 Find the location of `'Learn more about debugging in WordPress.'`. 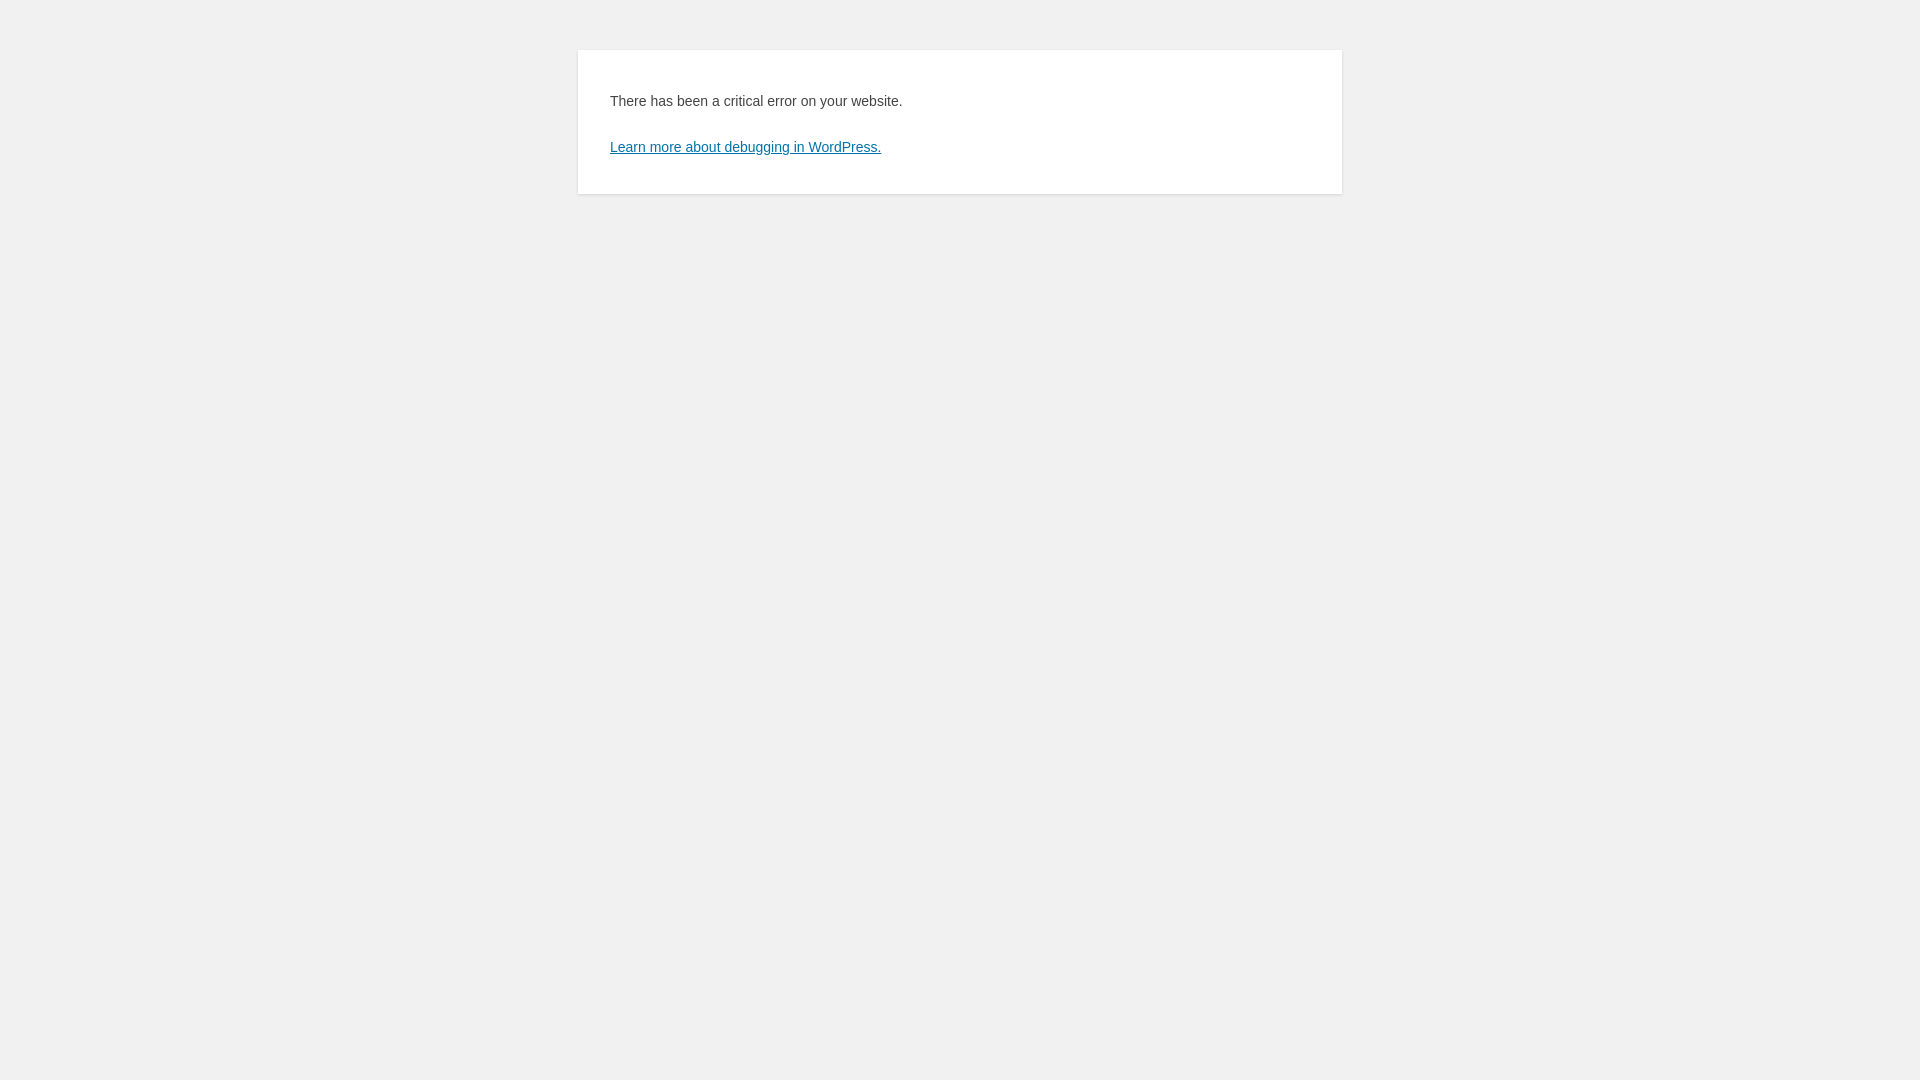

'Learn more about debugging in WordPress.' is located at coordinates (608, 145).